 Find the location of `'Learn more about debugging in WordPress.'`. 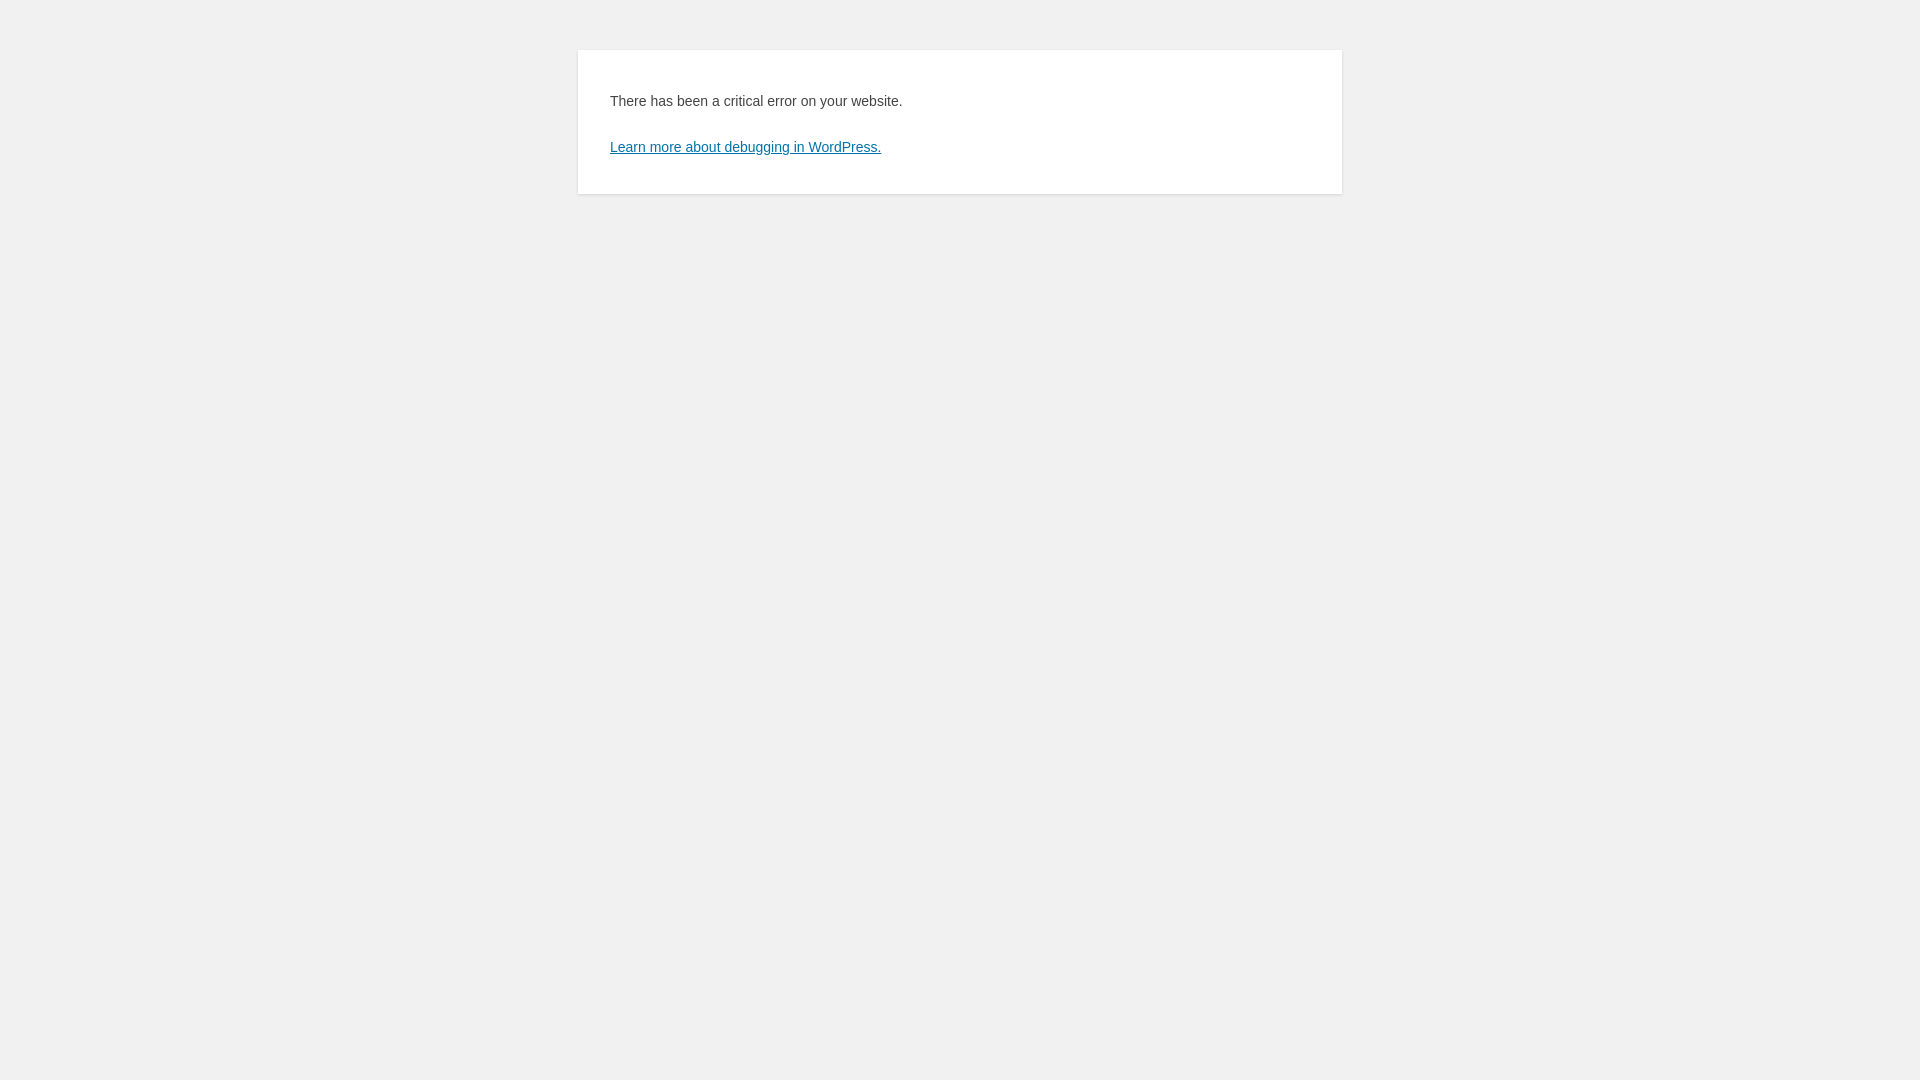

'Learn more about debugging in WordPress.' is located at coordinates (608, 145).